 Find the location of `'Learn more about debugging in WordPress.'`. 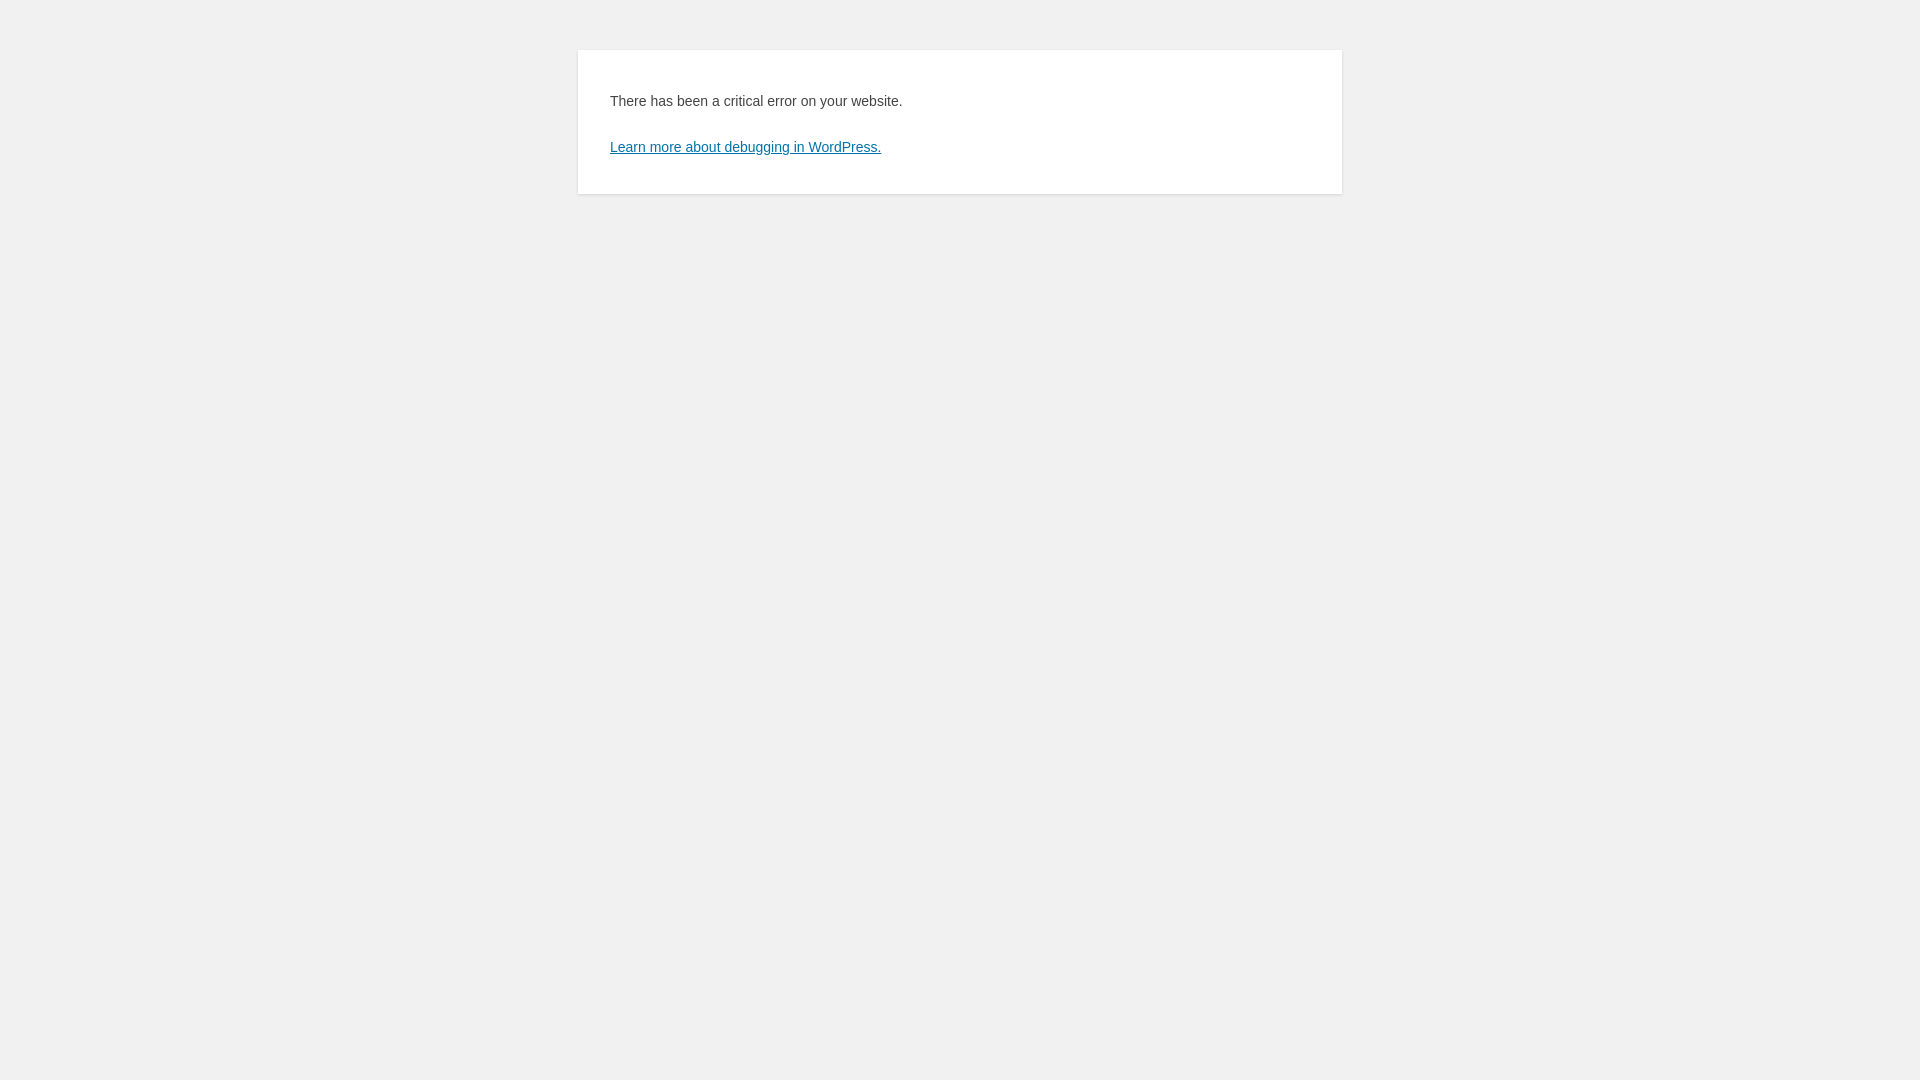

'Learn more about debugging in WordPress.' is located at coordinates (608, 145).